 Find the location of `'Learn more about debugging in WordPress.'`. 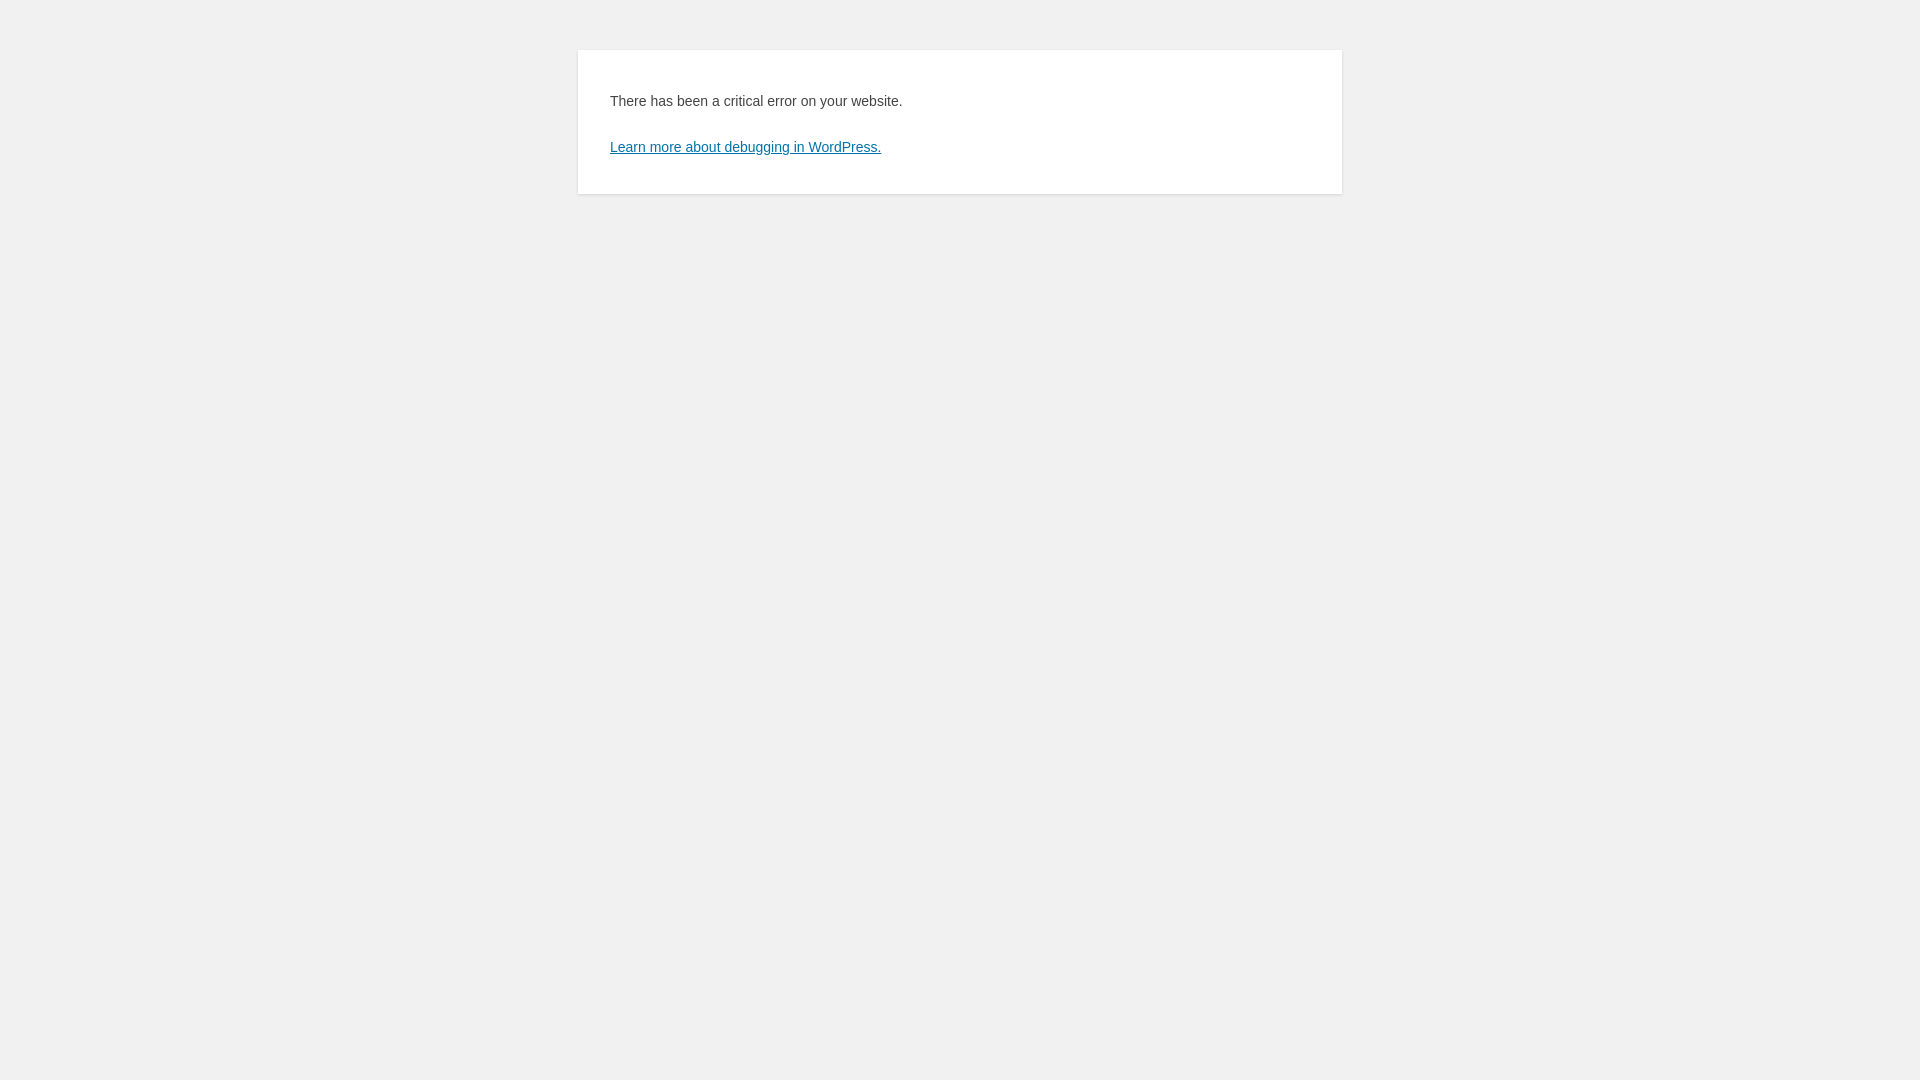

'Learn more about debugging in WordPress.' is located at coordinates (608, 145).